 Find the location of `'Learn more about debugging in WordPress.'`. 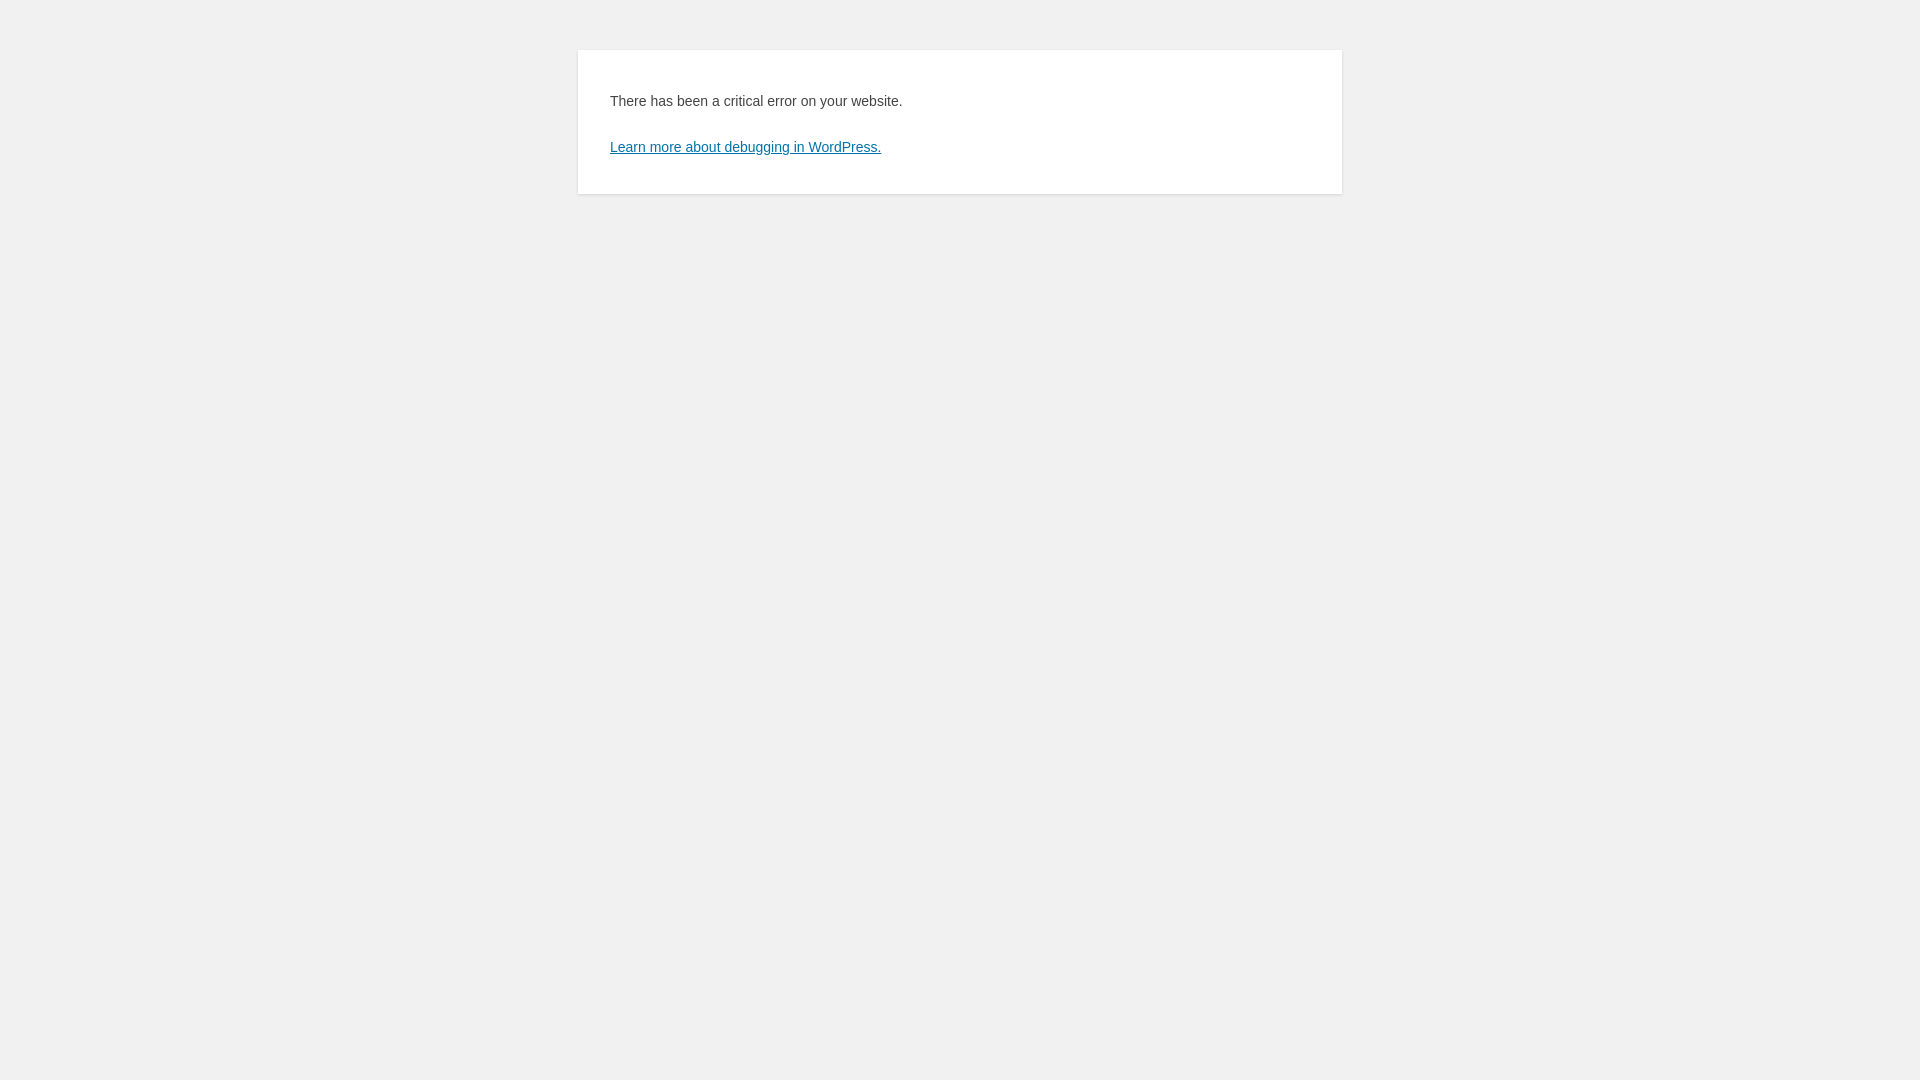

'Learn more about debugging in WordPress.' is located at coordinates (608, 145).